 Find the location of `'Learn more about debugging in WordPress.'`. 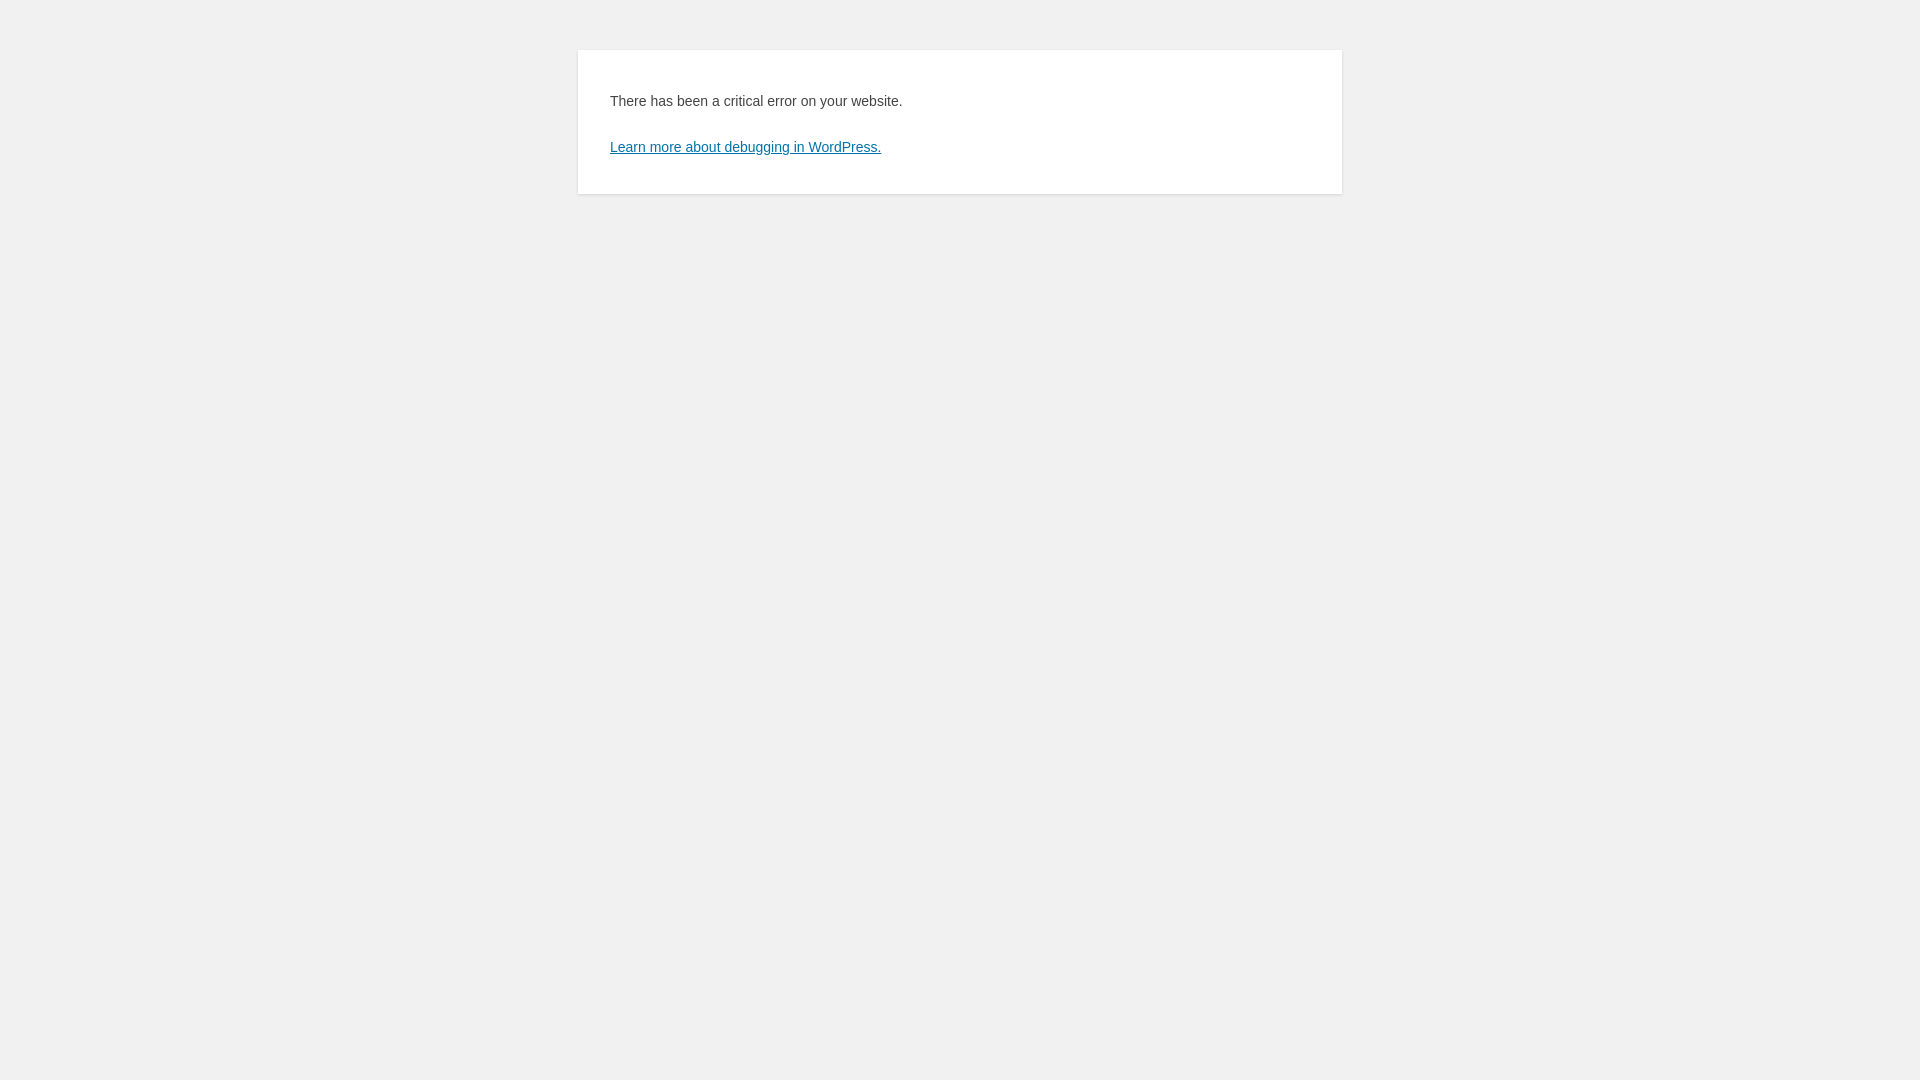

'Learn more about debugging in WordPress.' is located at coordinates (608, 145).